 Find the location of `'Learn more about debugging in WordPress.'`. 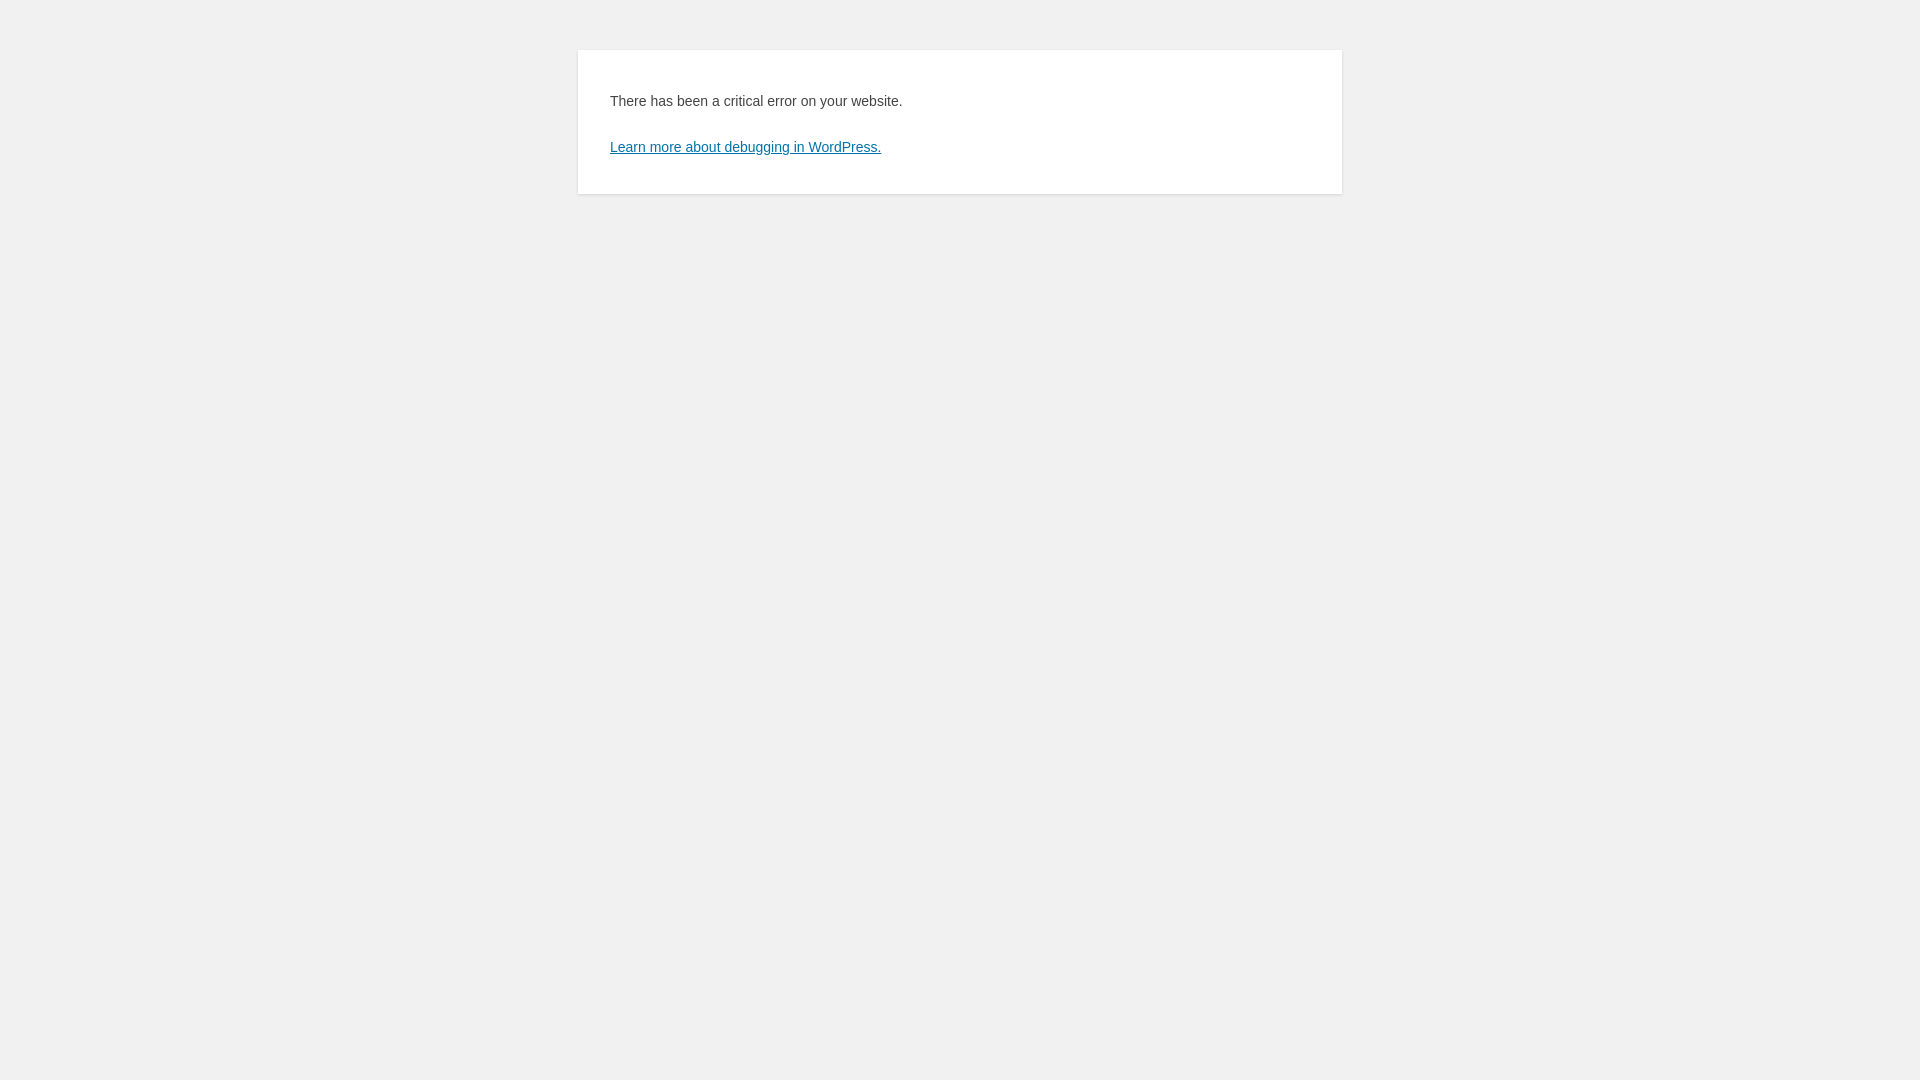

'Learn more about debugging in WordPress.' is located at coordinates (608, 145).